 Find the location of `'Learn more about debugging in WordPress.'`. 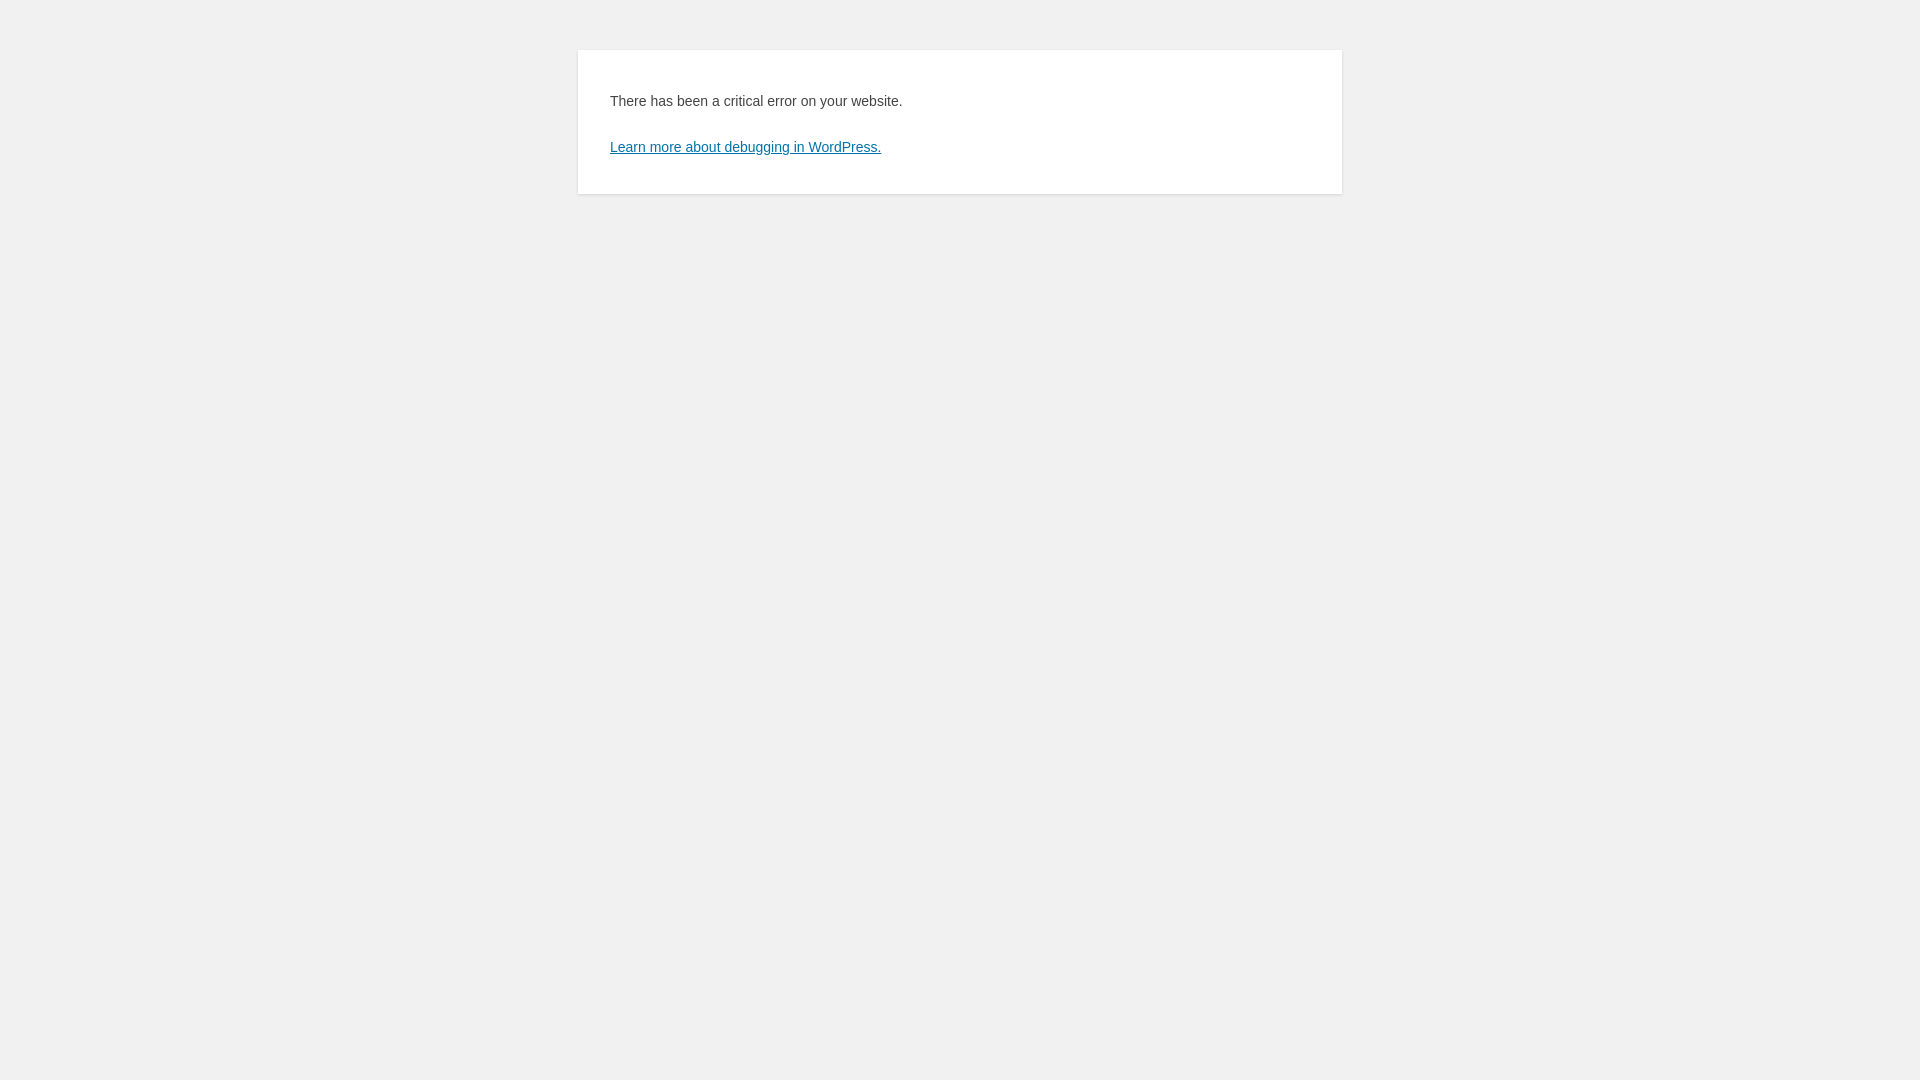

'Learn more about debugging in WordPress.' is located at coordinates (608, 145).